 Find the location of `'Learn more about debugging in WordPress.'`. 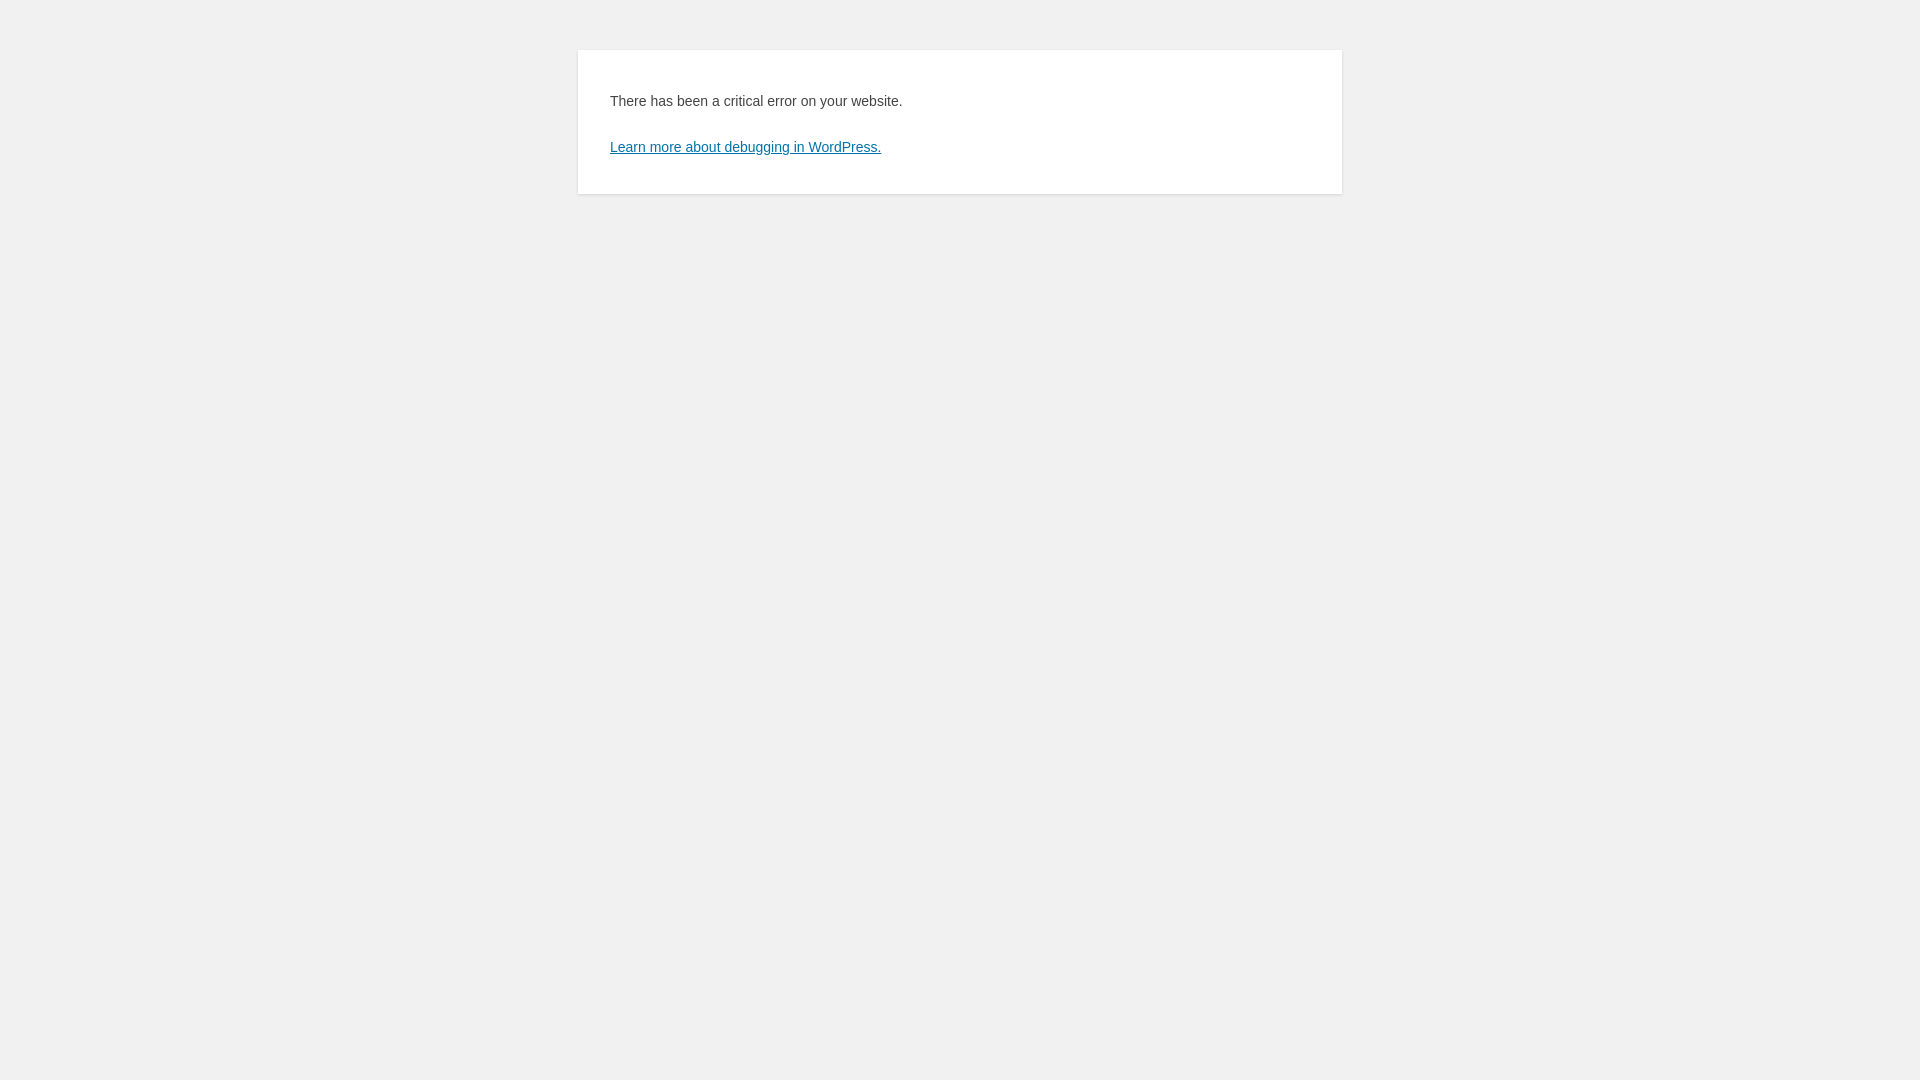

'Learn more about debugging in WordPress.' is located at coordinates (608, 145).